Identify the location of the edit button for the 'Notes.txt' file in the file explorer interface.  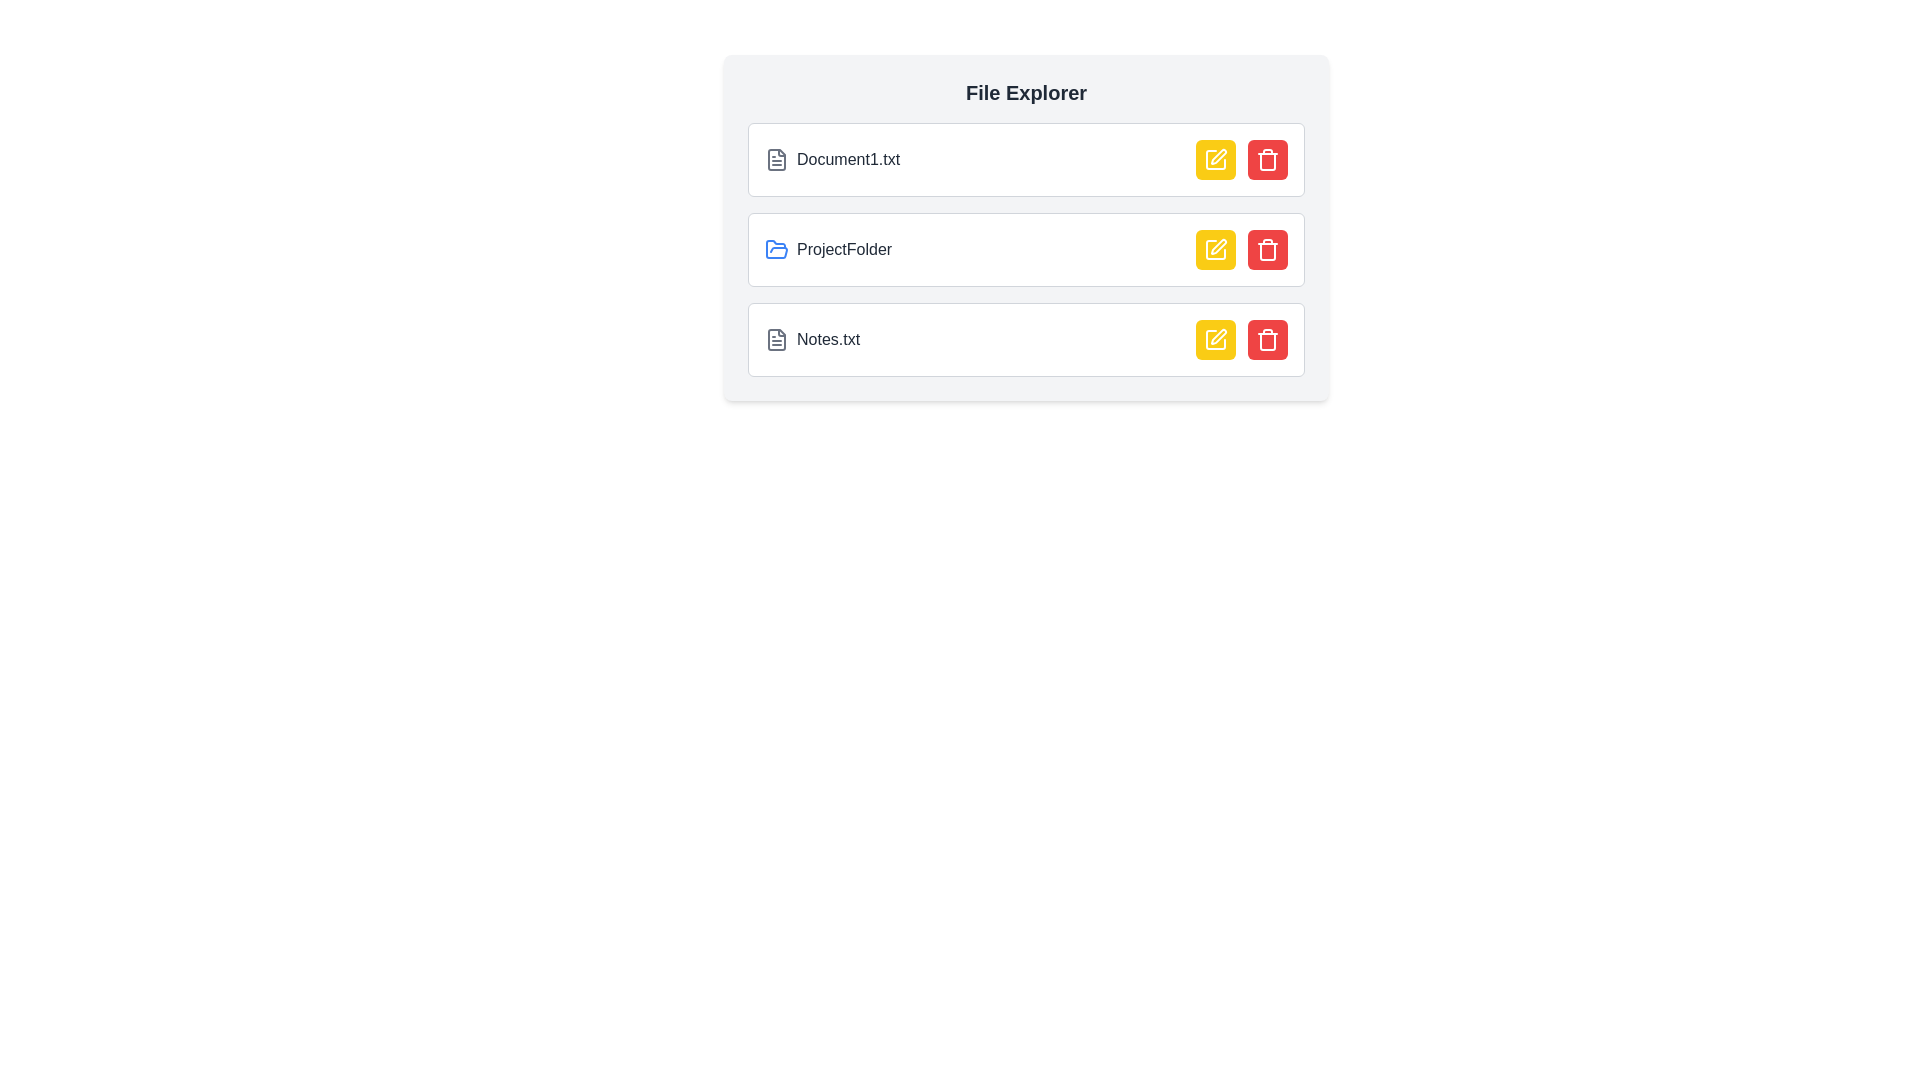
(1214, 338).